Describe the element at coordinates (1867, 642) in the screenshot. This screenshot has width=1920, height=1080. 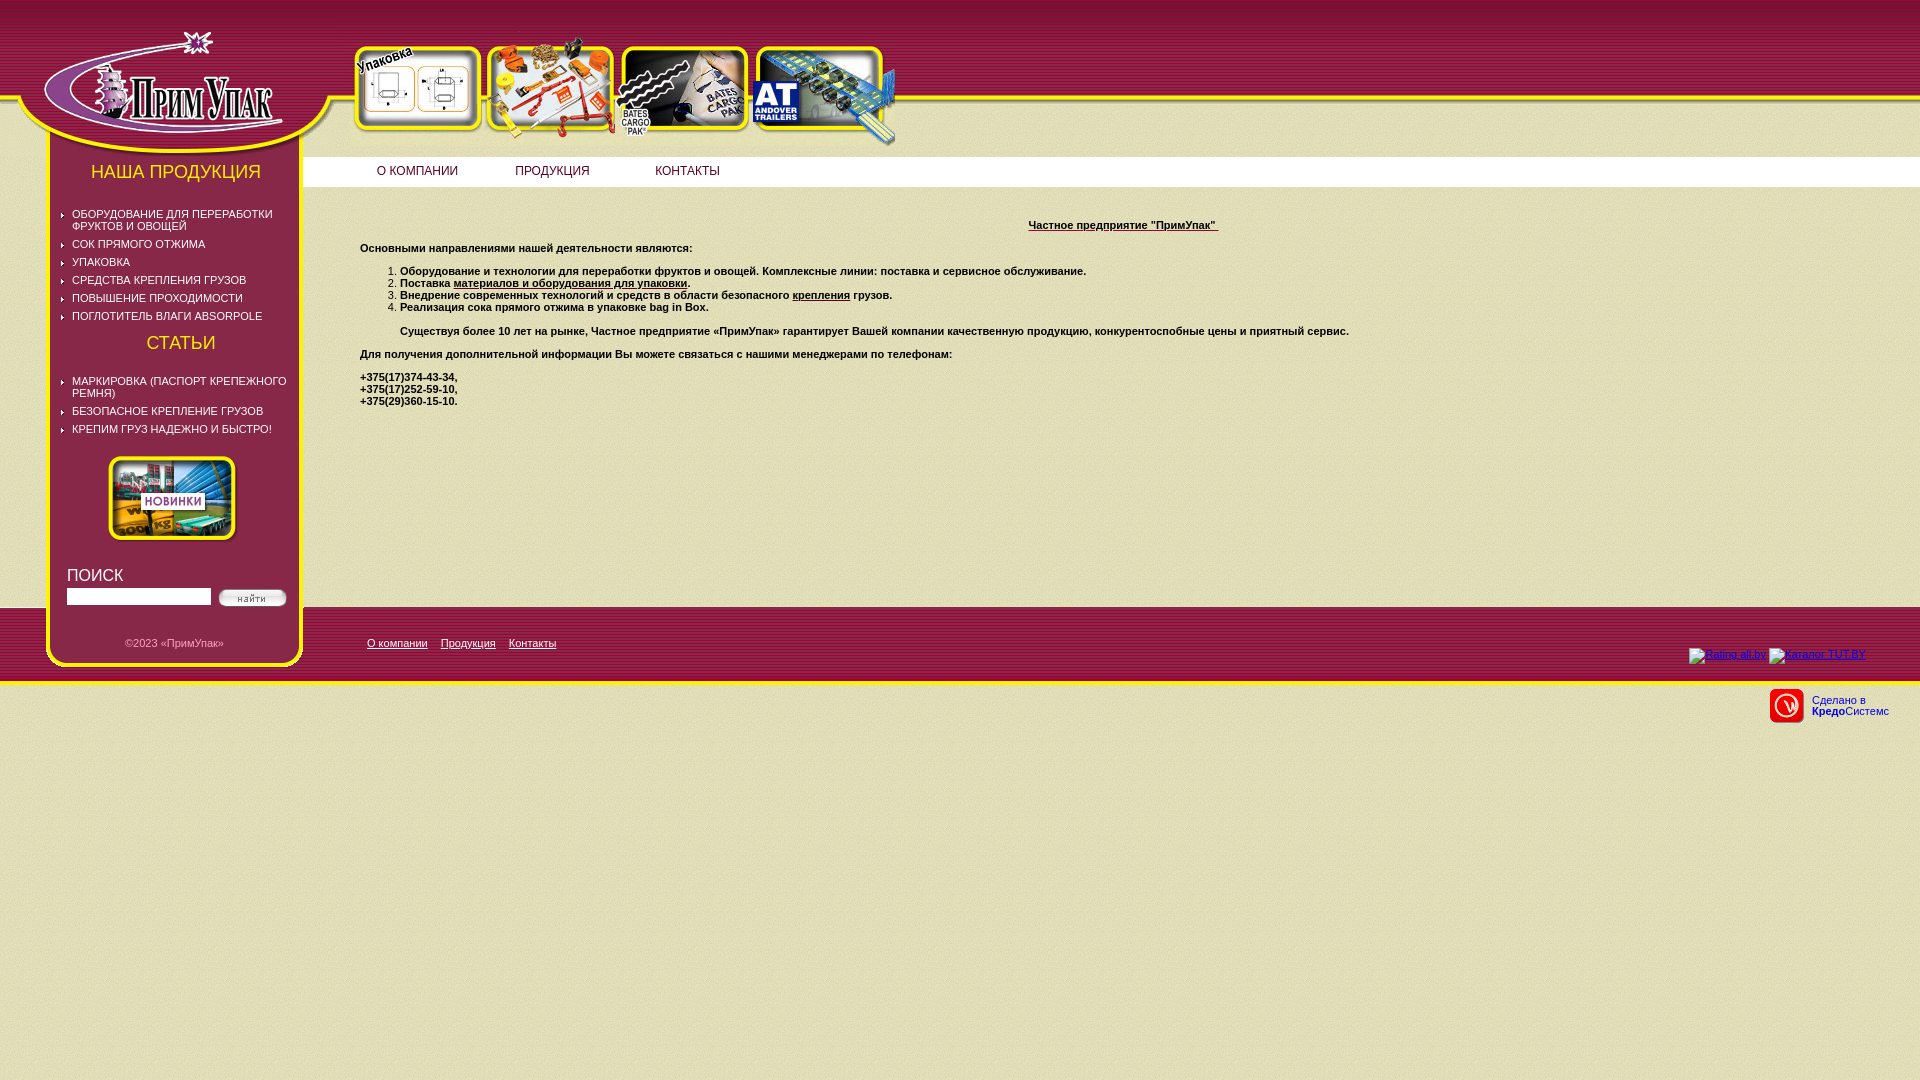
I see `'LiveInternet'` at that location.